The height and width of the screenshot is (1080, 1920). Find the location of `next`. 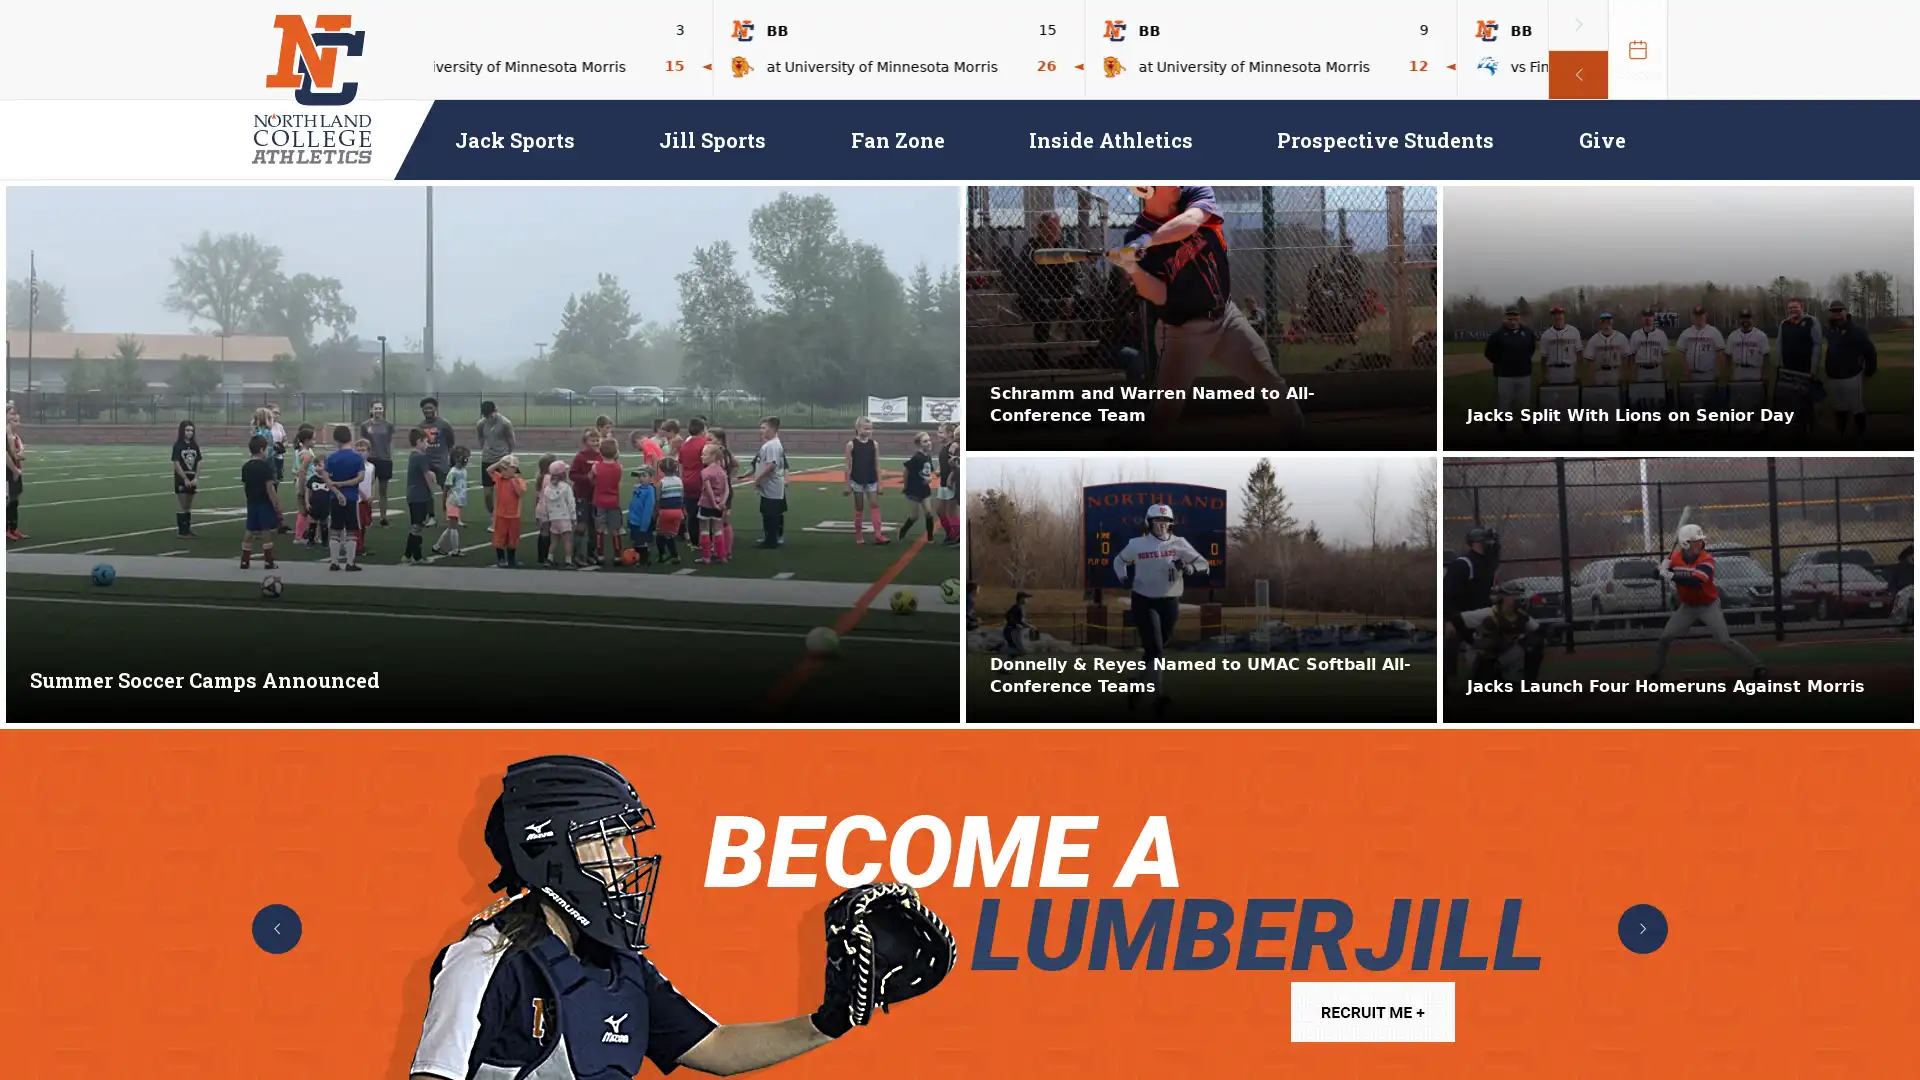

next is located at coordinates (1642, 928).